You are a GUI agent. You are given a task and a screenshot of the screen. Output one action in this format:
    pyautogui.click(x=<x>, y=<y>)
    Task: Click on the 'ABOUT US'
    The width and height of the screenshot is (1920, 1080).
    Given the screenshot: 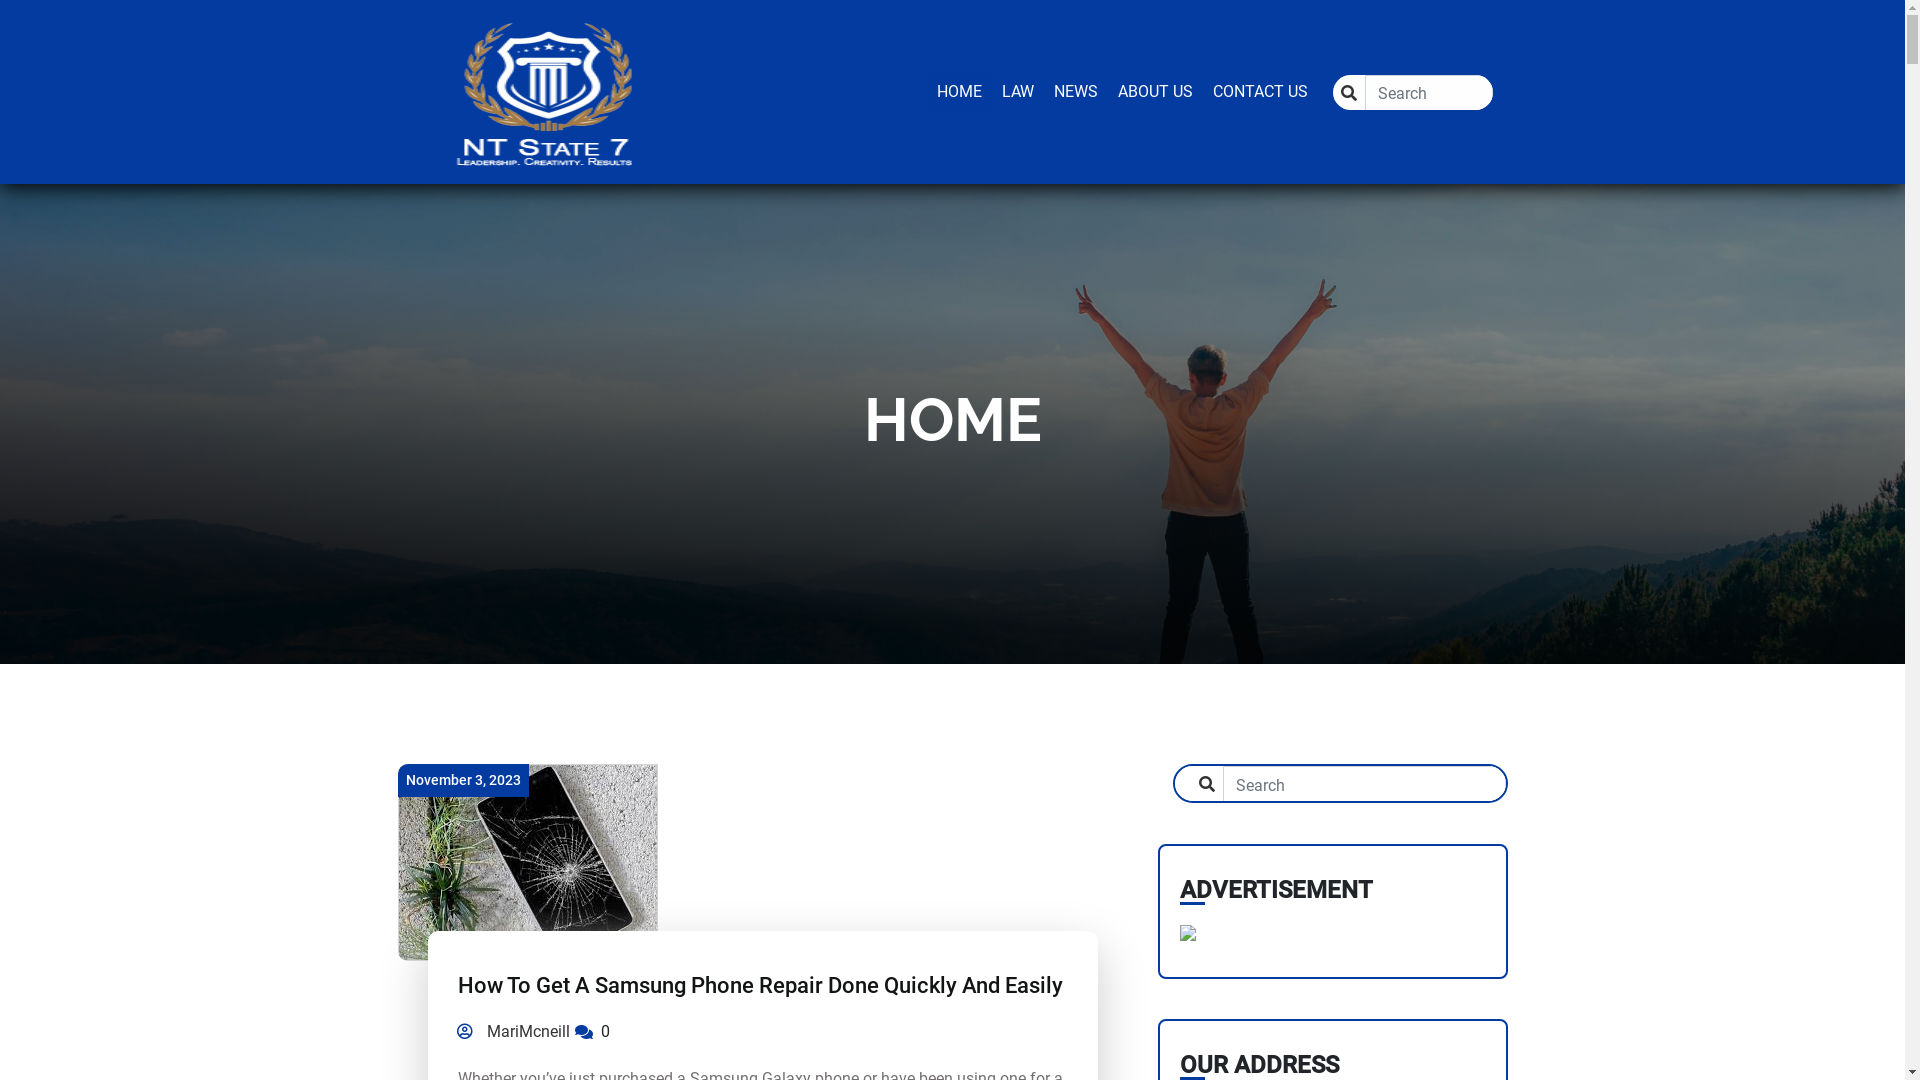 What is the action you would take?
    pyautogui.click(x=1155, y=91)
    